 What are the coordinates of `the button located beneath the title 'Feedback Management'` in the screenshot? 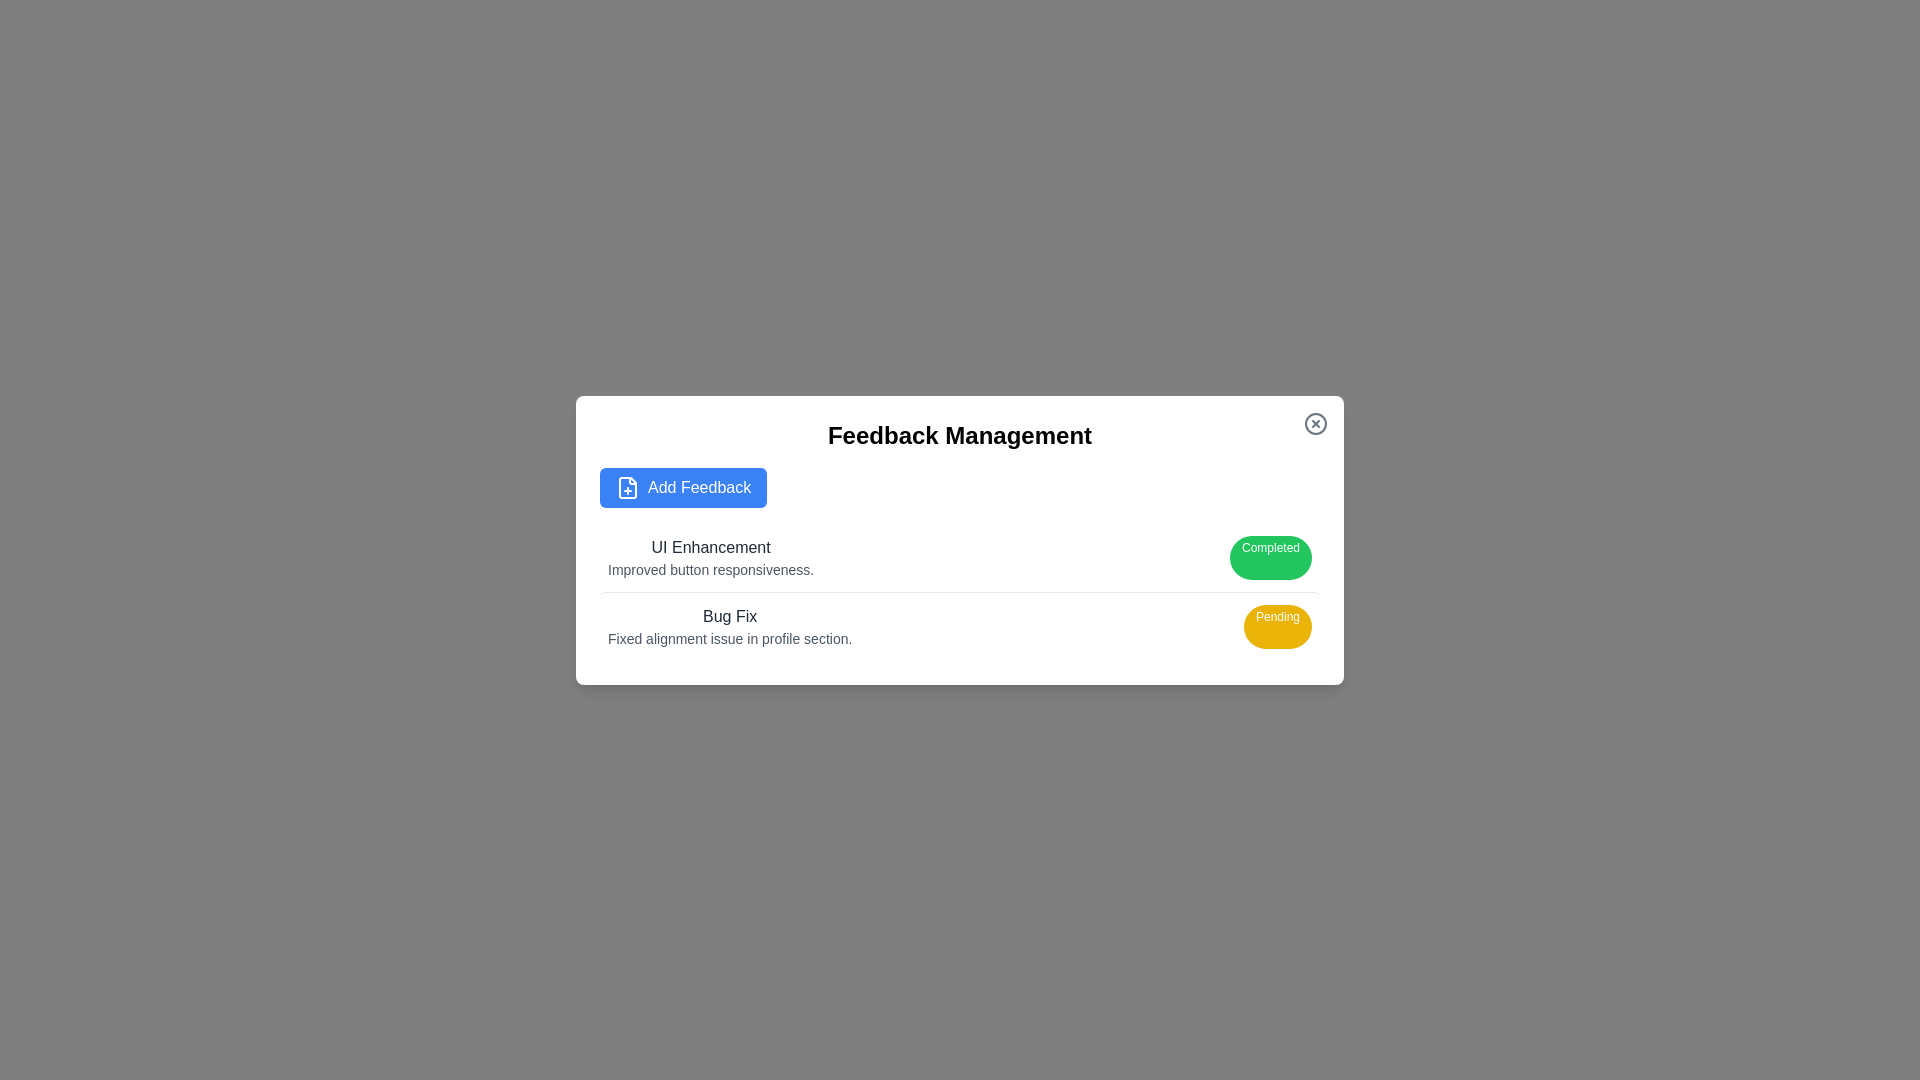 It's located at (683, 487).